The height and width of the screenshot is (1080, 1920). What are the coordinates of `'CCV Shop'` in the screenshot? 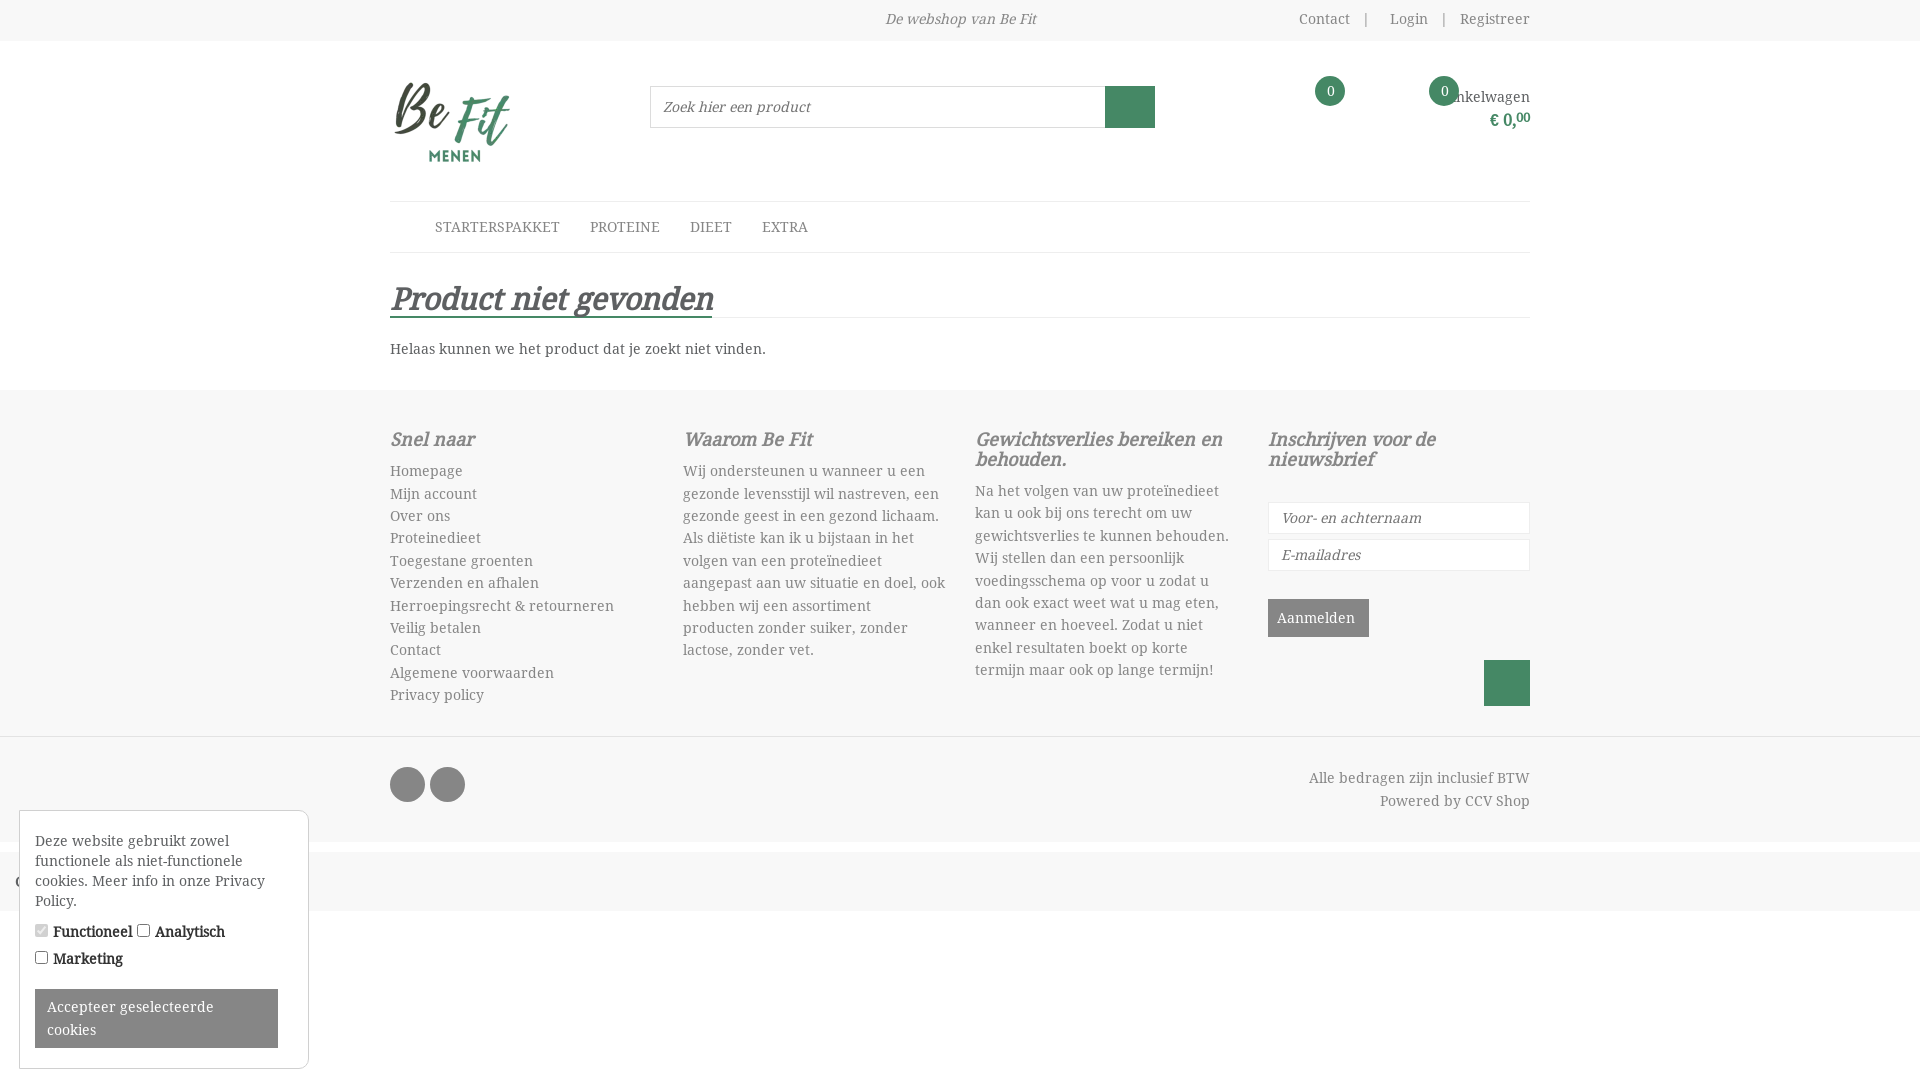 It's located at (1497, 800).